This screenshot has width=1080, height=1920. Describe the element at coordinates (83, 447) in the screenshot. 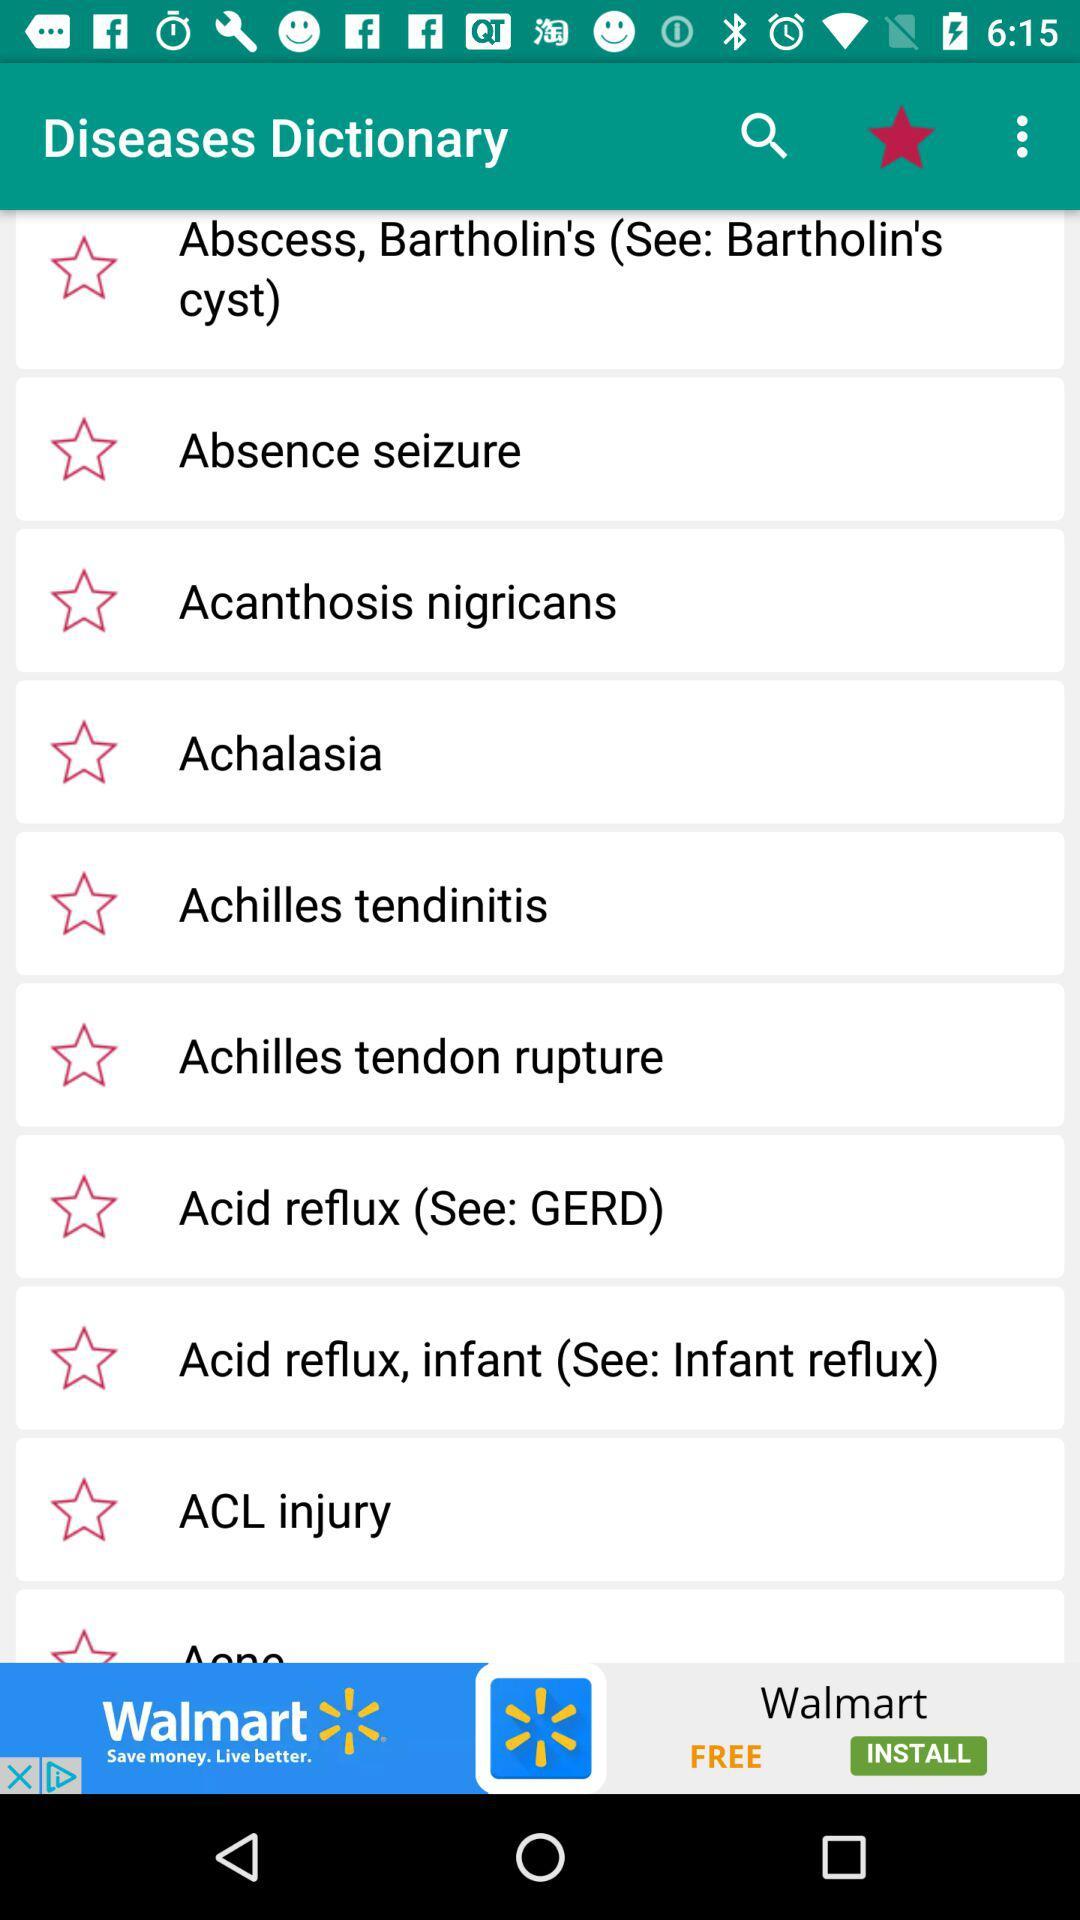

I see `absence seizure` at that location.